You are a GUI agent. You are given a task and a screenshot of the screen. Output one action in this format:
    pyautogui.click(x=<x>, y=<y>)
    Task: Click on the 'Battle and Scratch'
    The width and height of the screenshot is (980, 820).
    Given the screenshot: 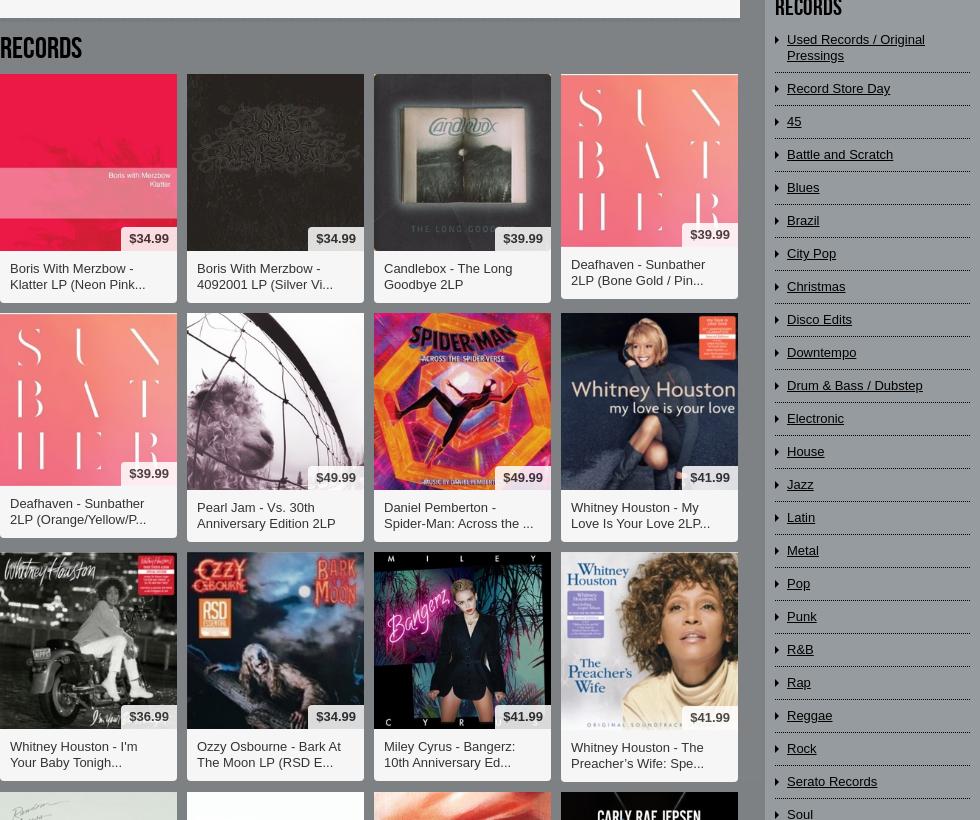 What is the action you would take?
    pyautogui.click(x=839, y=153)
    